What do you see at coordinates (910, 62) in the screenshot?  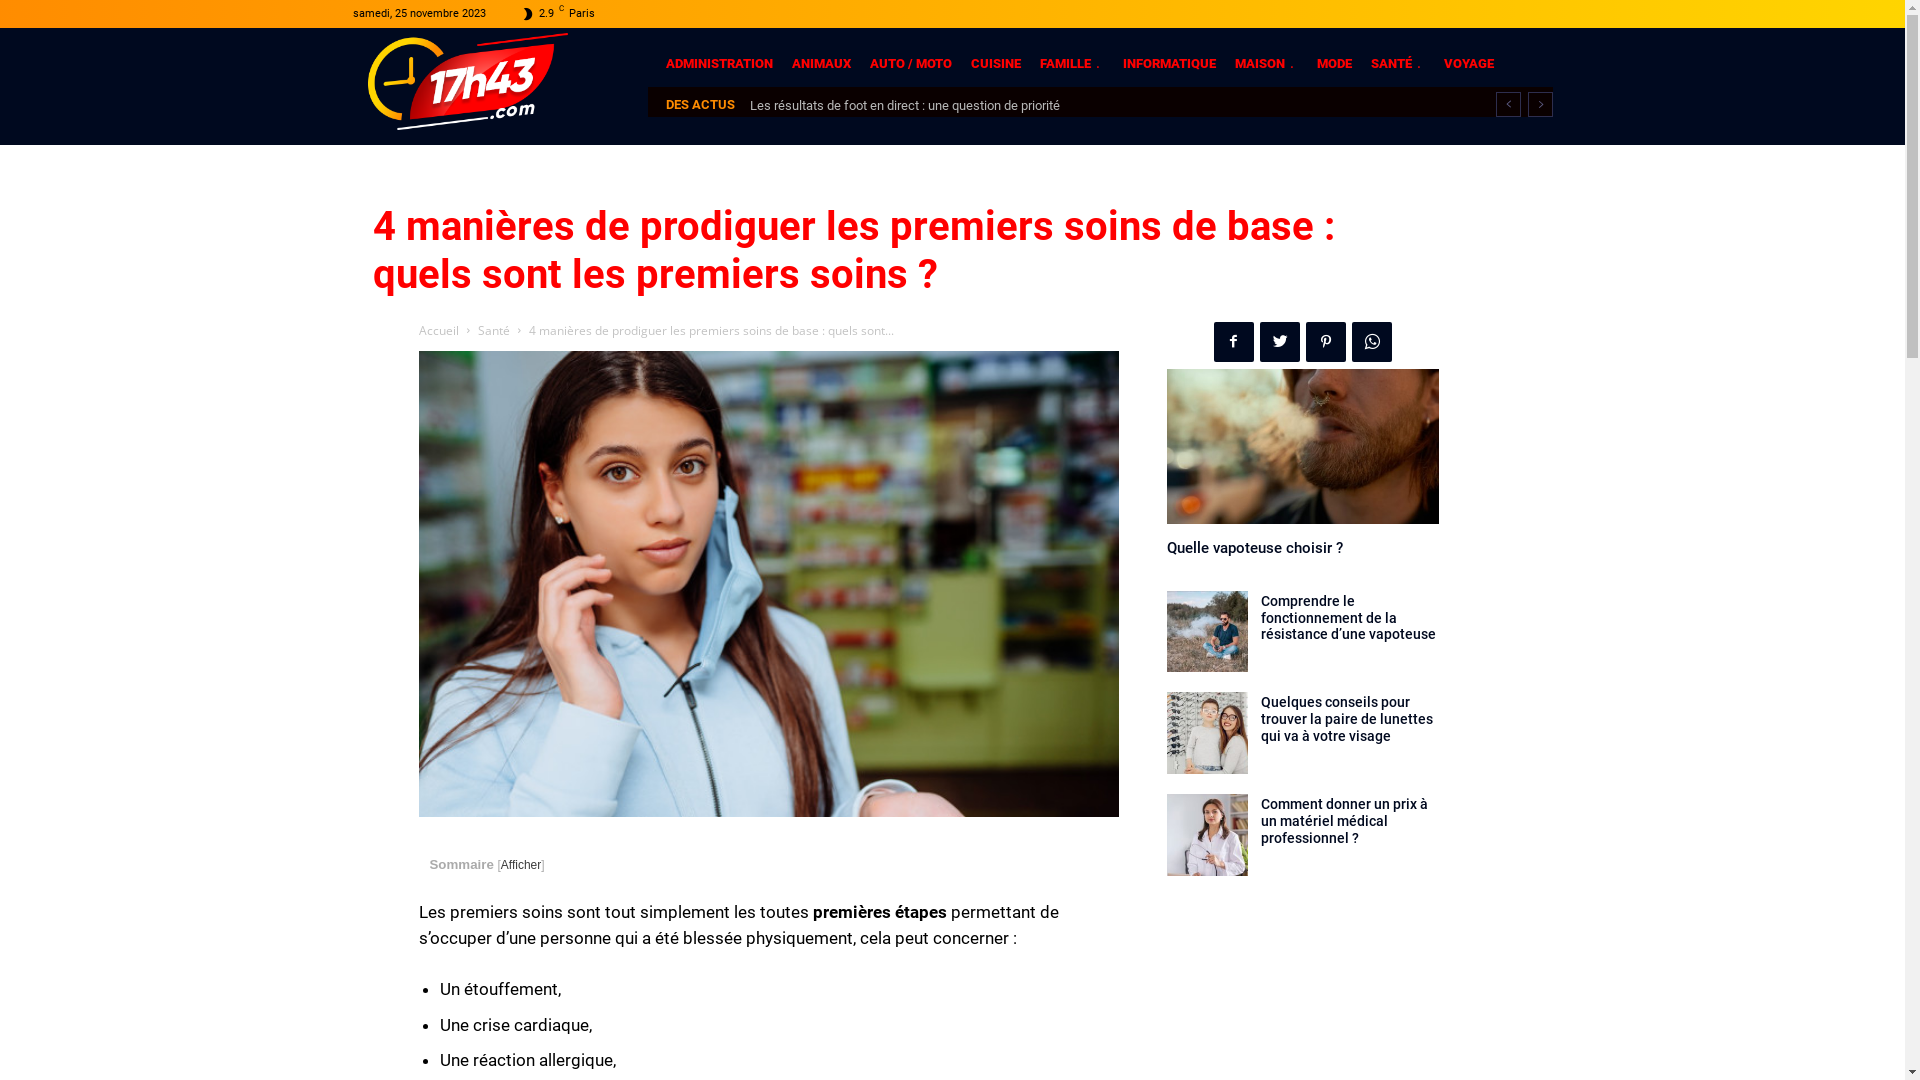 I see `'AUTO / MOTO'` at bounding box center [910, 62].